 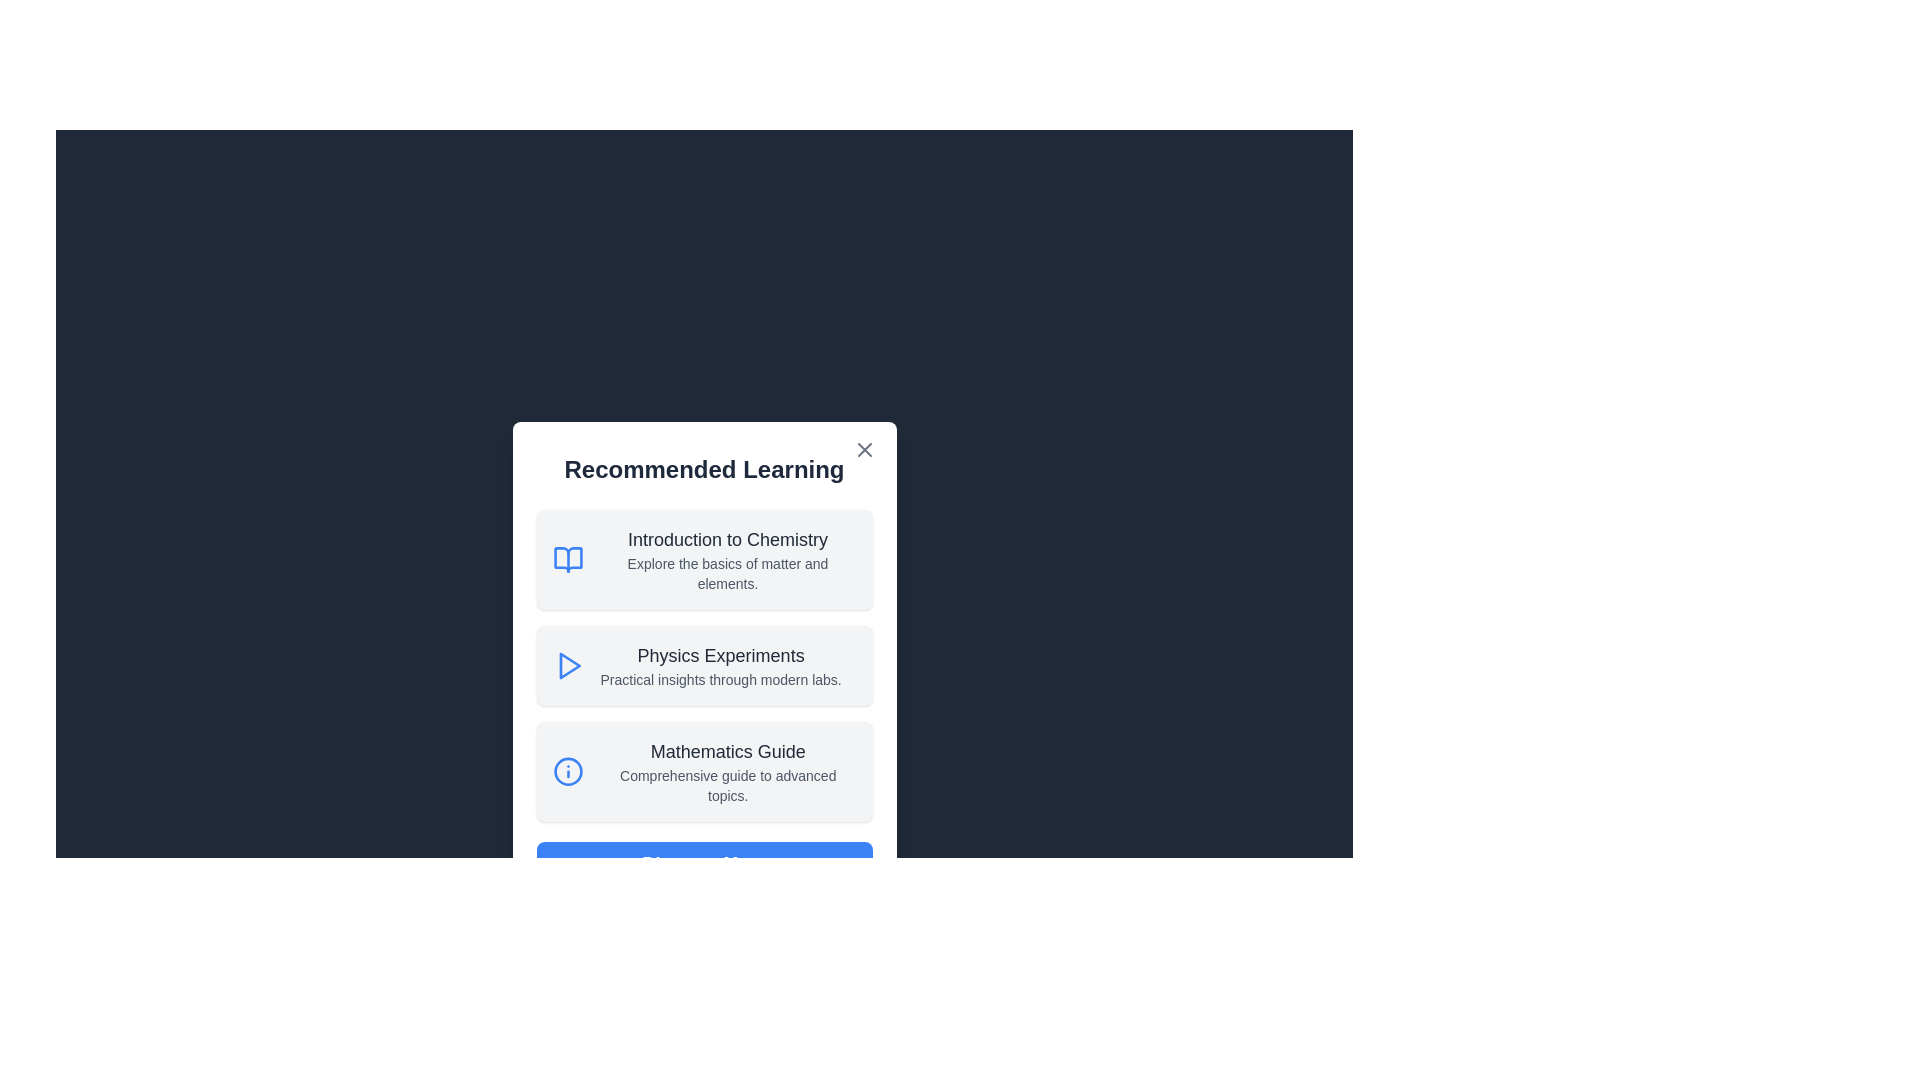 I want to click on the text block titled 'Introduction to Chemistry' which features a prominent title and a smaller description, located near the top of the 'Recommended Learning' section, so click(x=727, y=559).